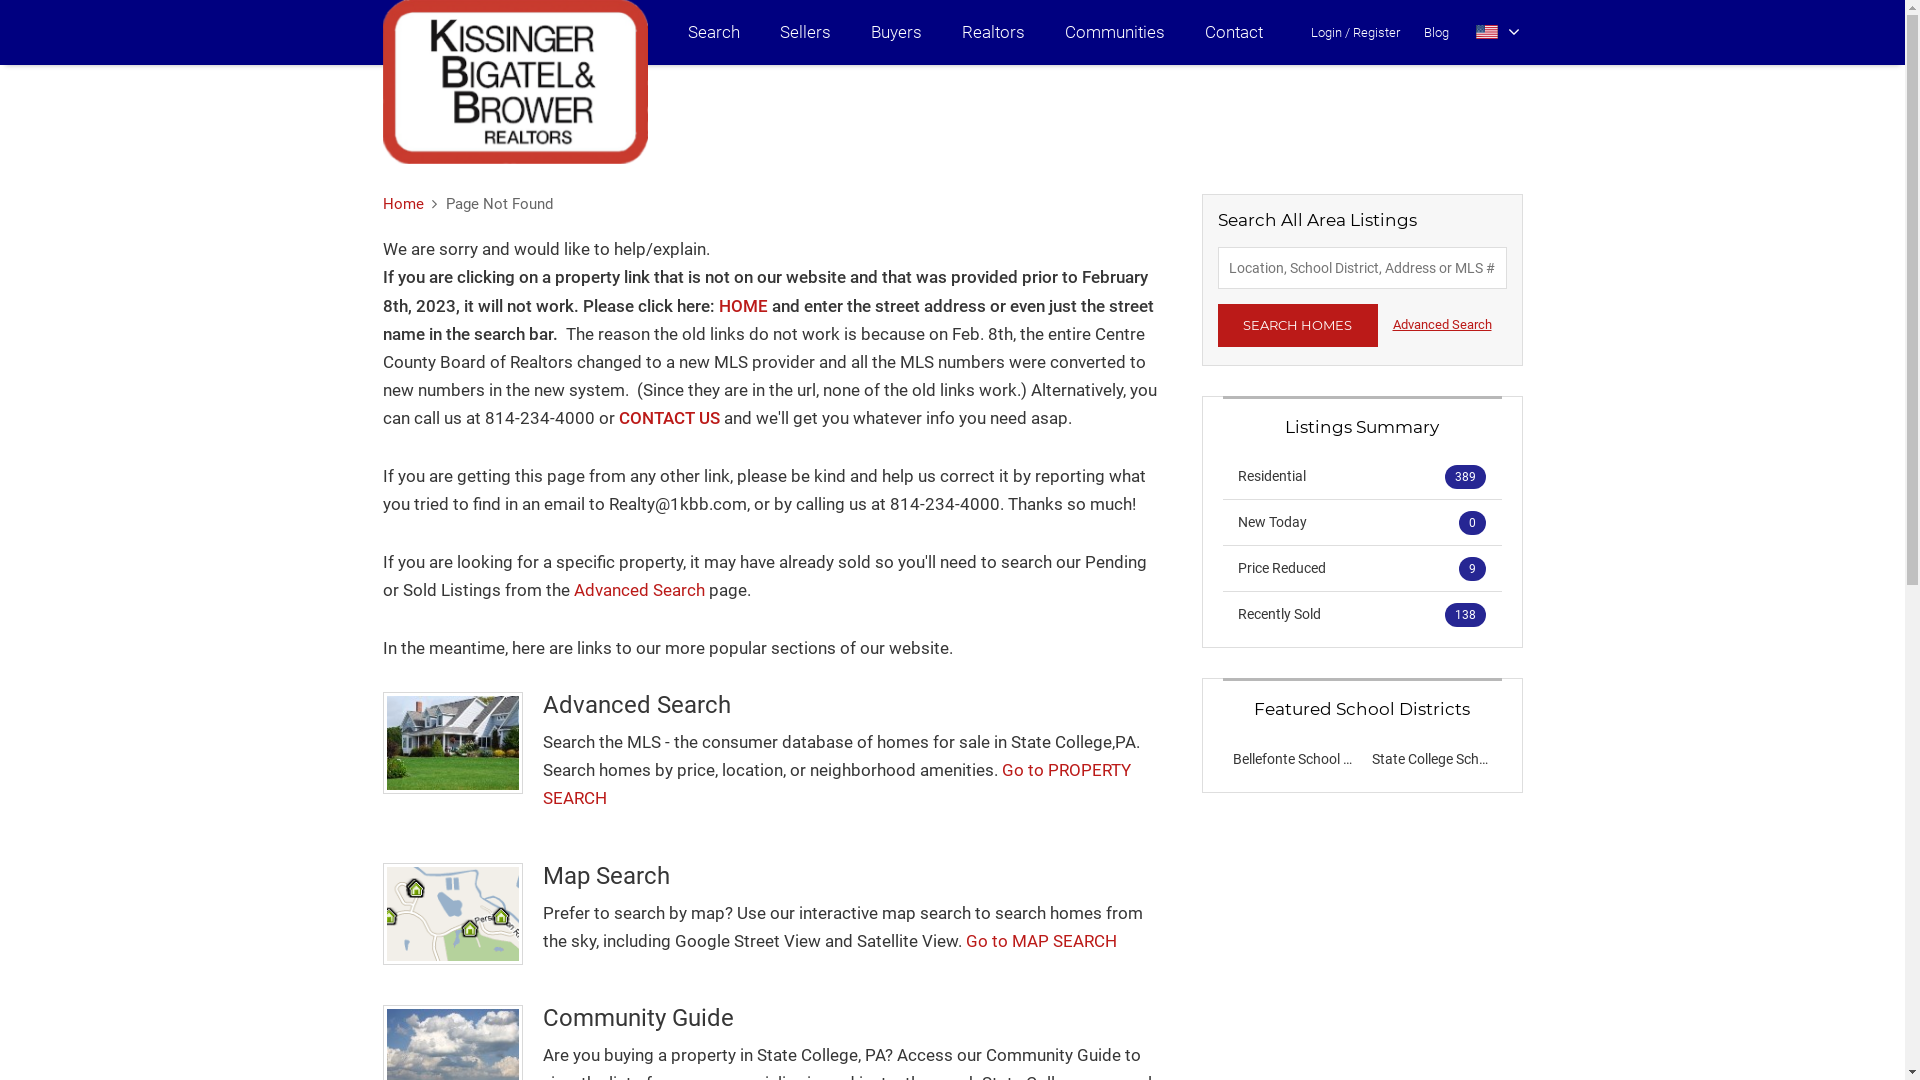 The height and width of the screenshot is (1080, 1920). Describe the element at coordinates (450, 914) in the screenshot. I see `'Search by map'` at that location.